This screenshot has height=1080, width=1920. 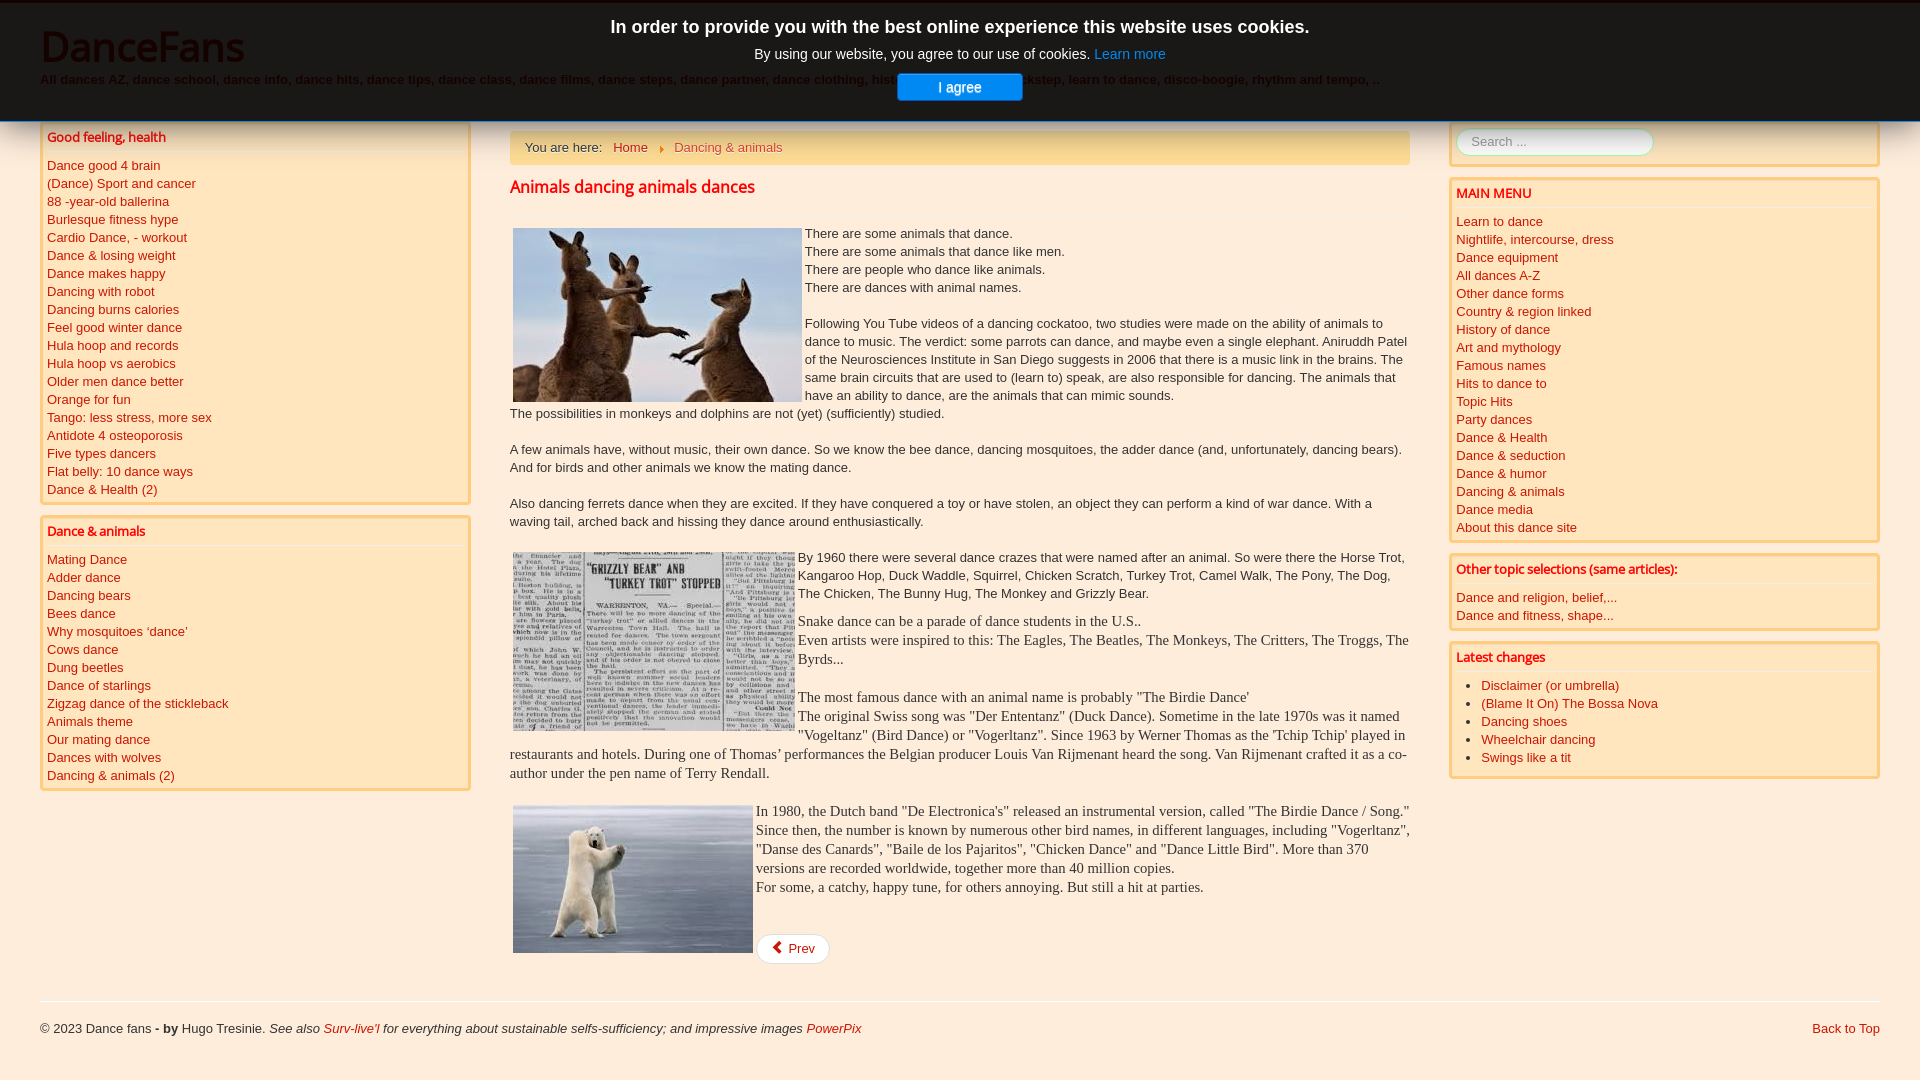 What do you see at coordinates (629, 146) in the screenshot?
I see `'Home'` at bounding box center [629, 146].